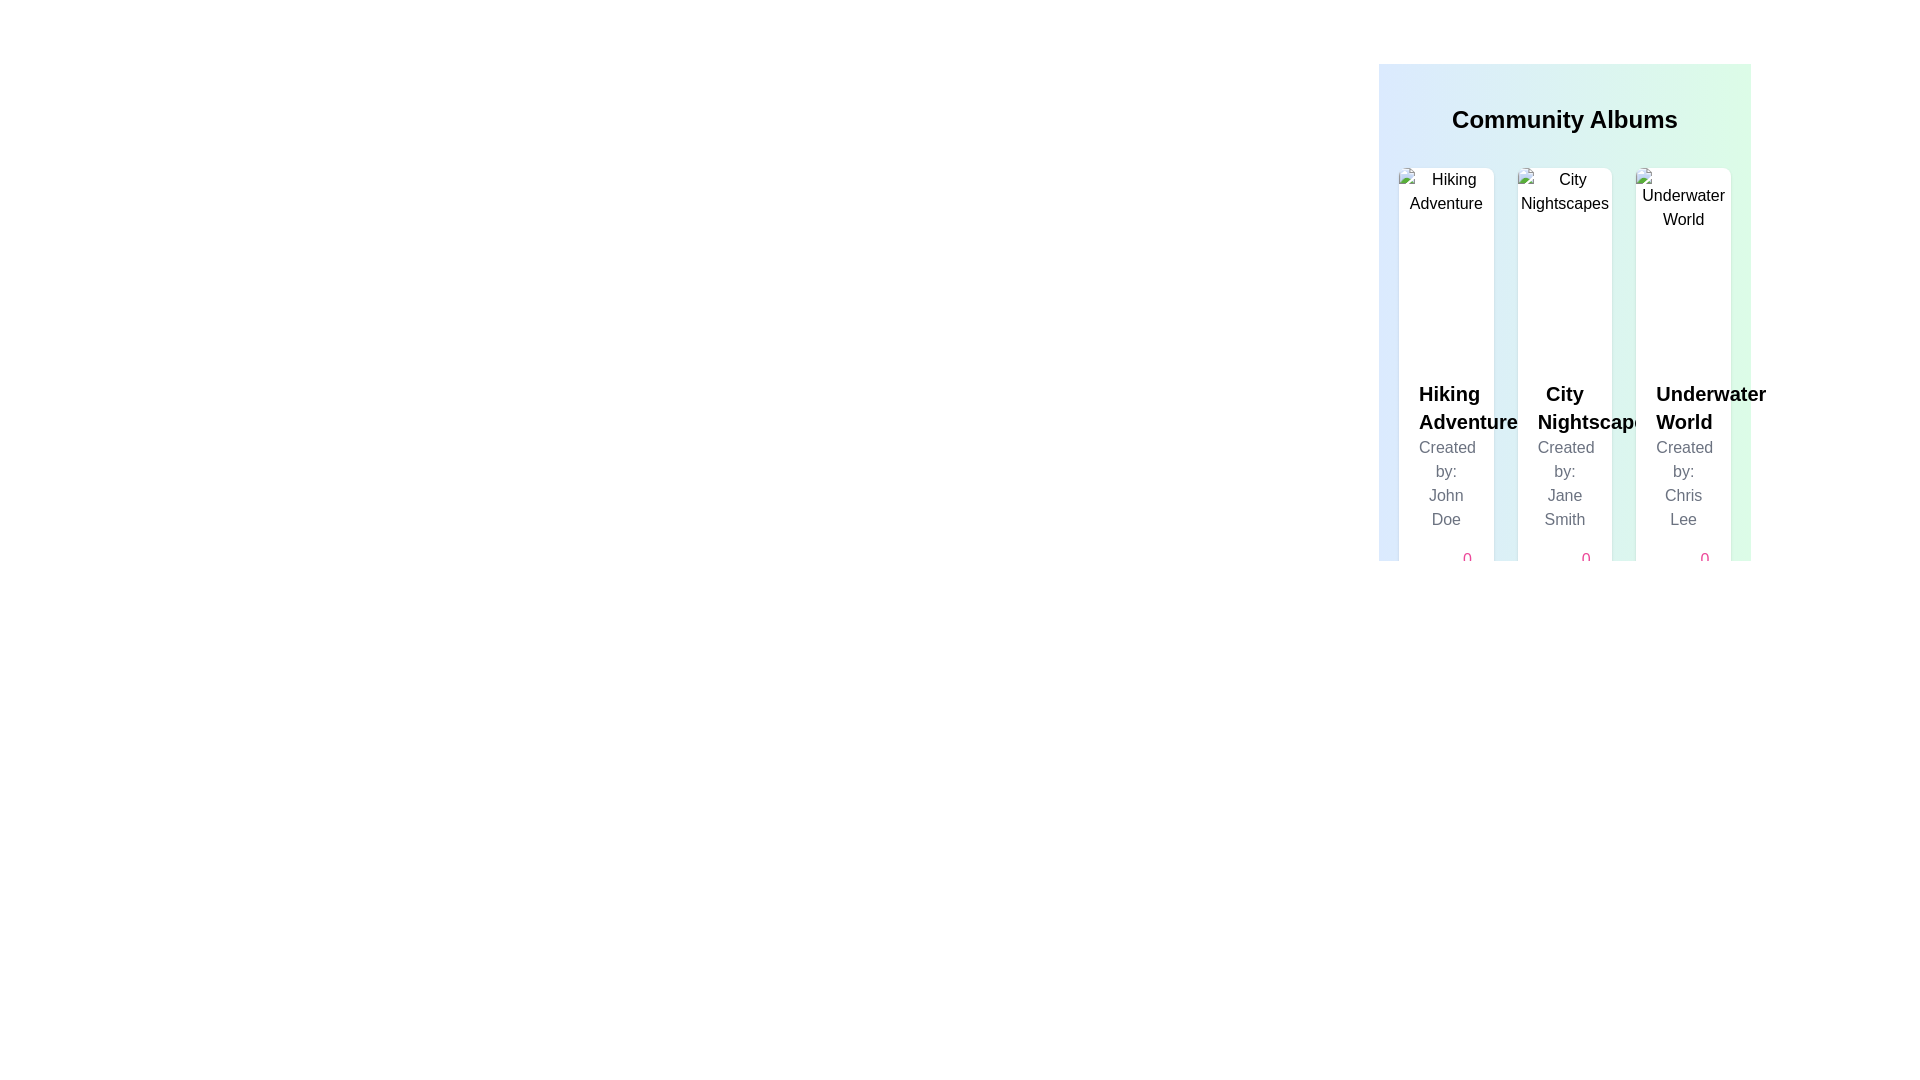 The image size is (1920, 1080). Describe the element at coordinates (1682, 483) in the screenshot. I see `the text label that displays 'Created by: Chris Lee' in gray color, positioned under the title 'Underwater World'` at that location.